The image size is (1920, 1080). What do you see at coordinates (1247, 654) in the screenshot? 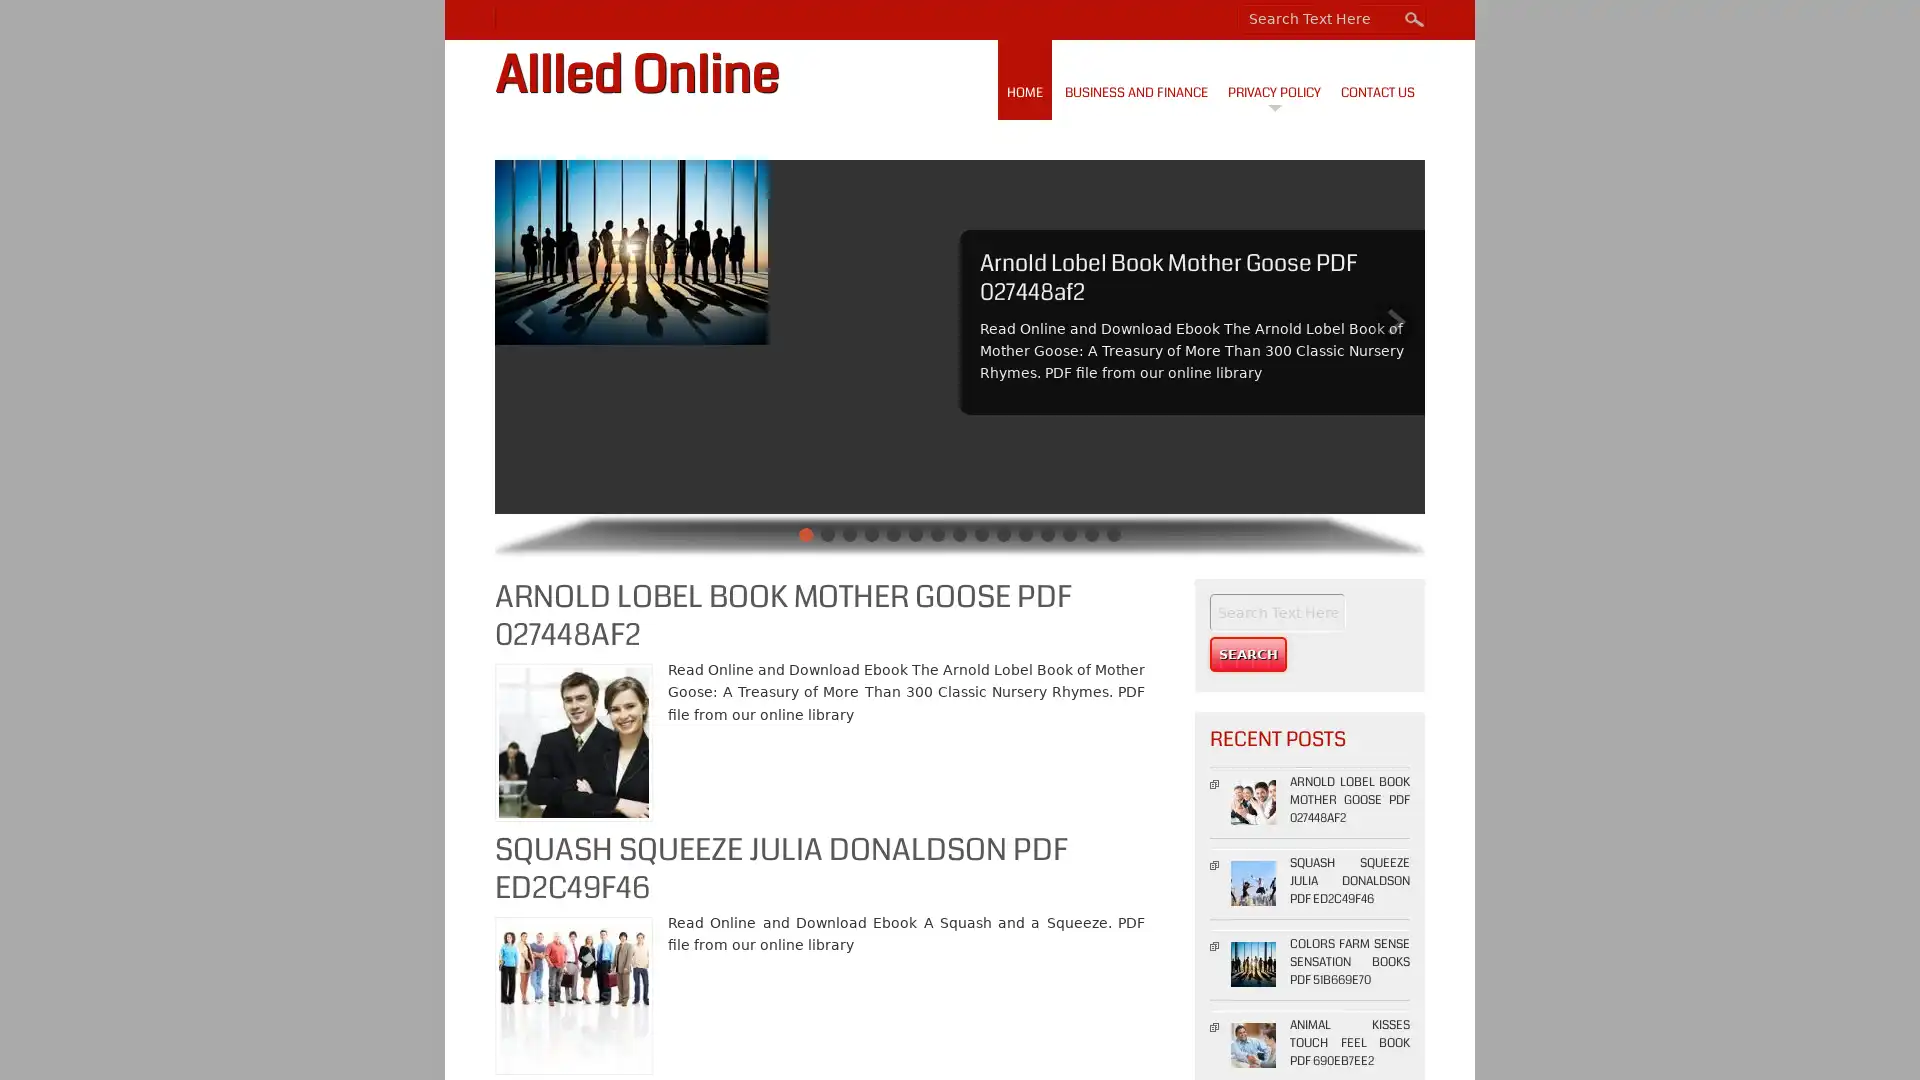
I see `Search` at bounding box center [1247, 654].